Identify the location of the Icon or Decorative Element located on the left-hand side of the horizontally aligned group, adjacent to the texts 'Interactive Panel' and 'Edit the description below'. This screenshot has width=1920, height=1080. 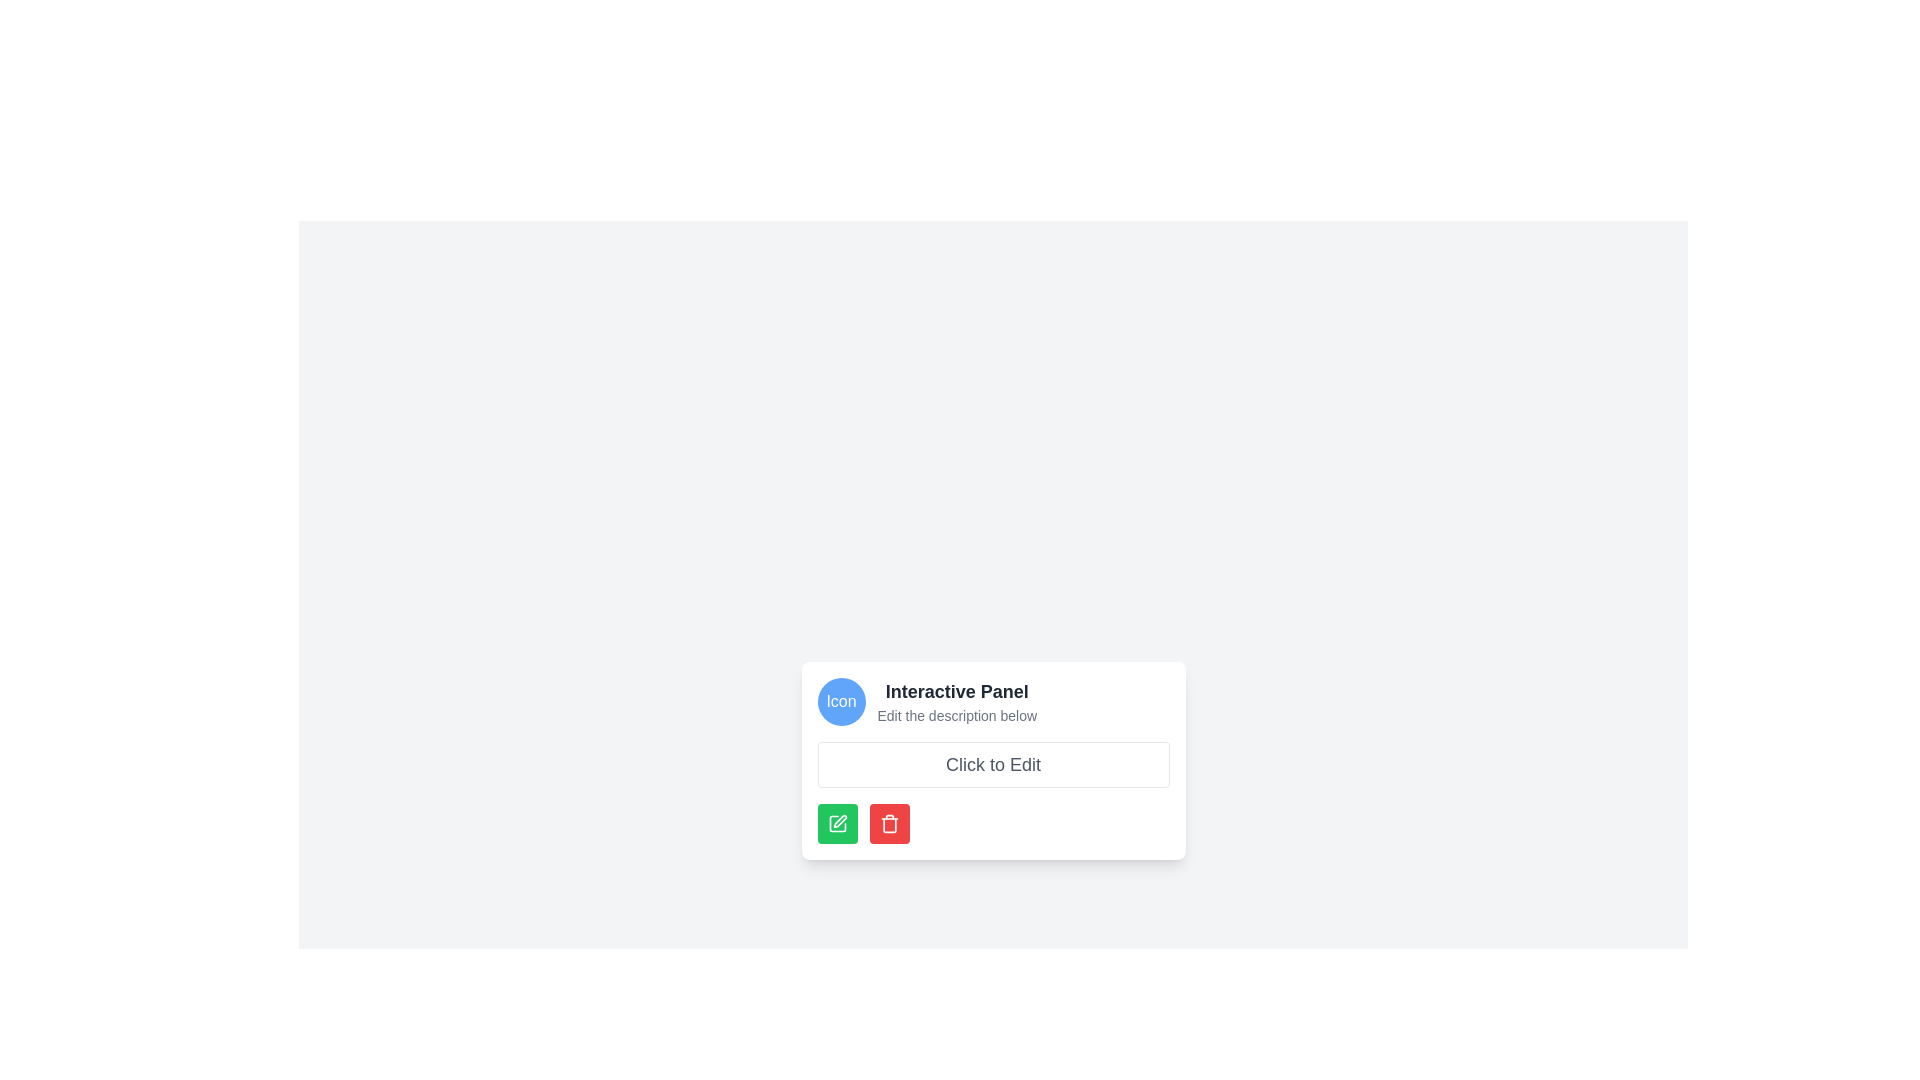
(841, 701).